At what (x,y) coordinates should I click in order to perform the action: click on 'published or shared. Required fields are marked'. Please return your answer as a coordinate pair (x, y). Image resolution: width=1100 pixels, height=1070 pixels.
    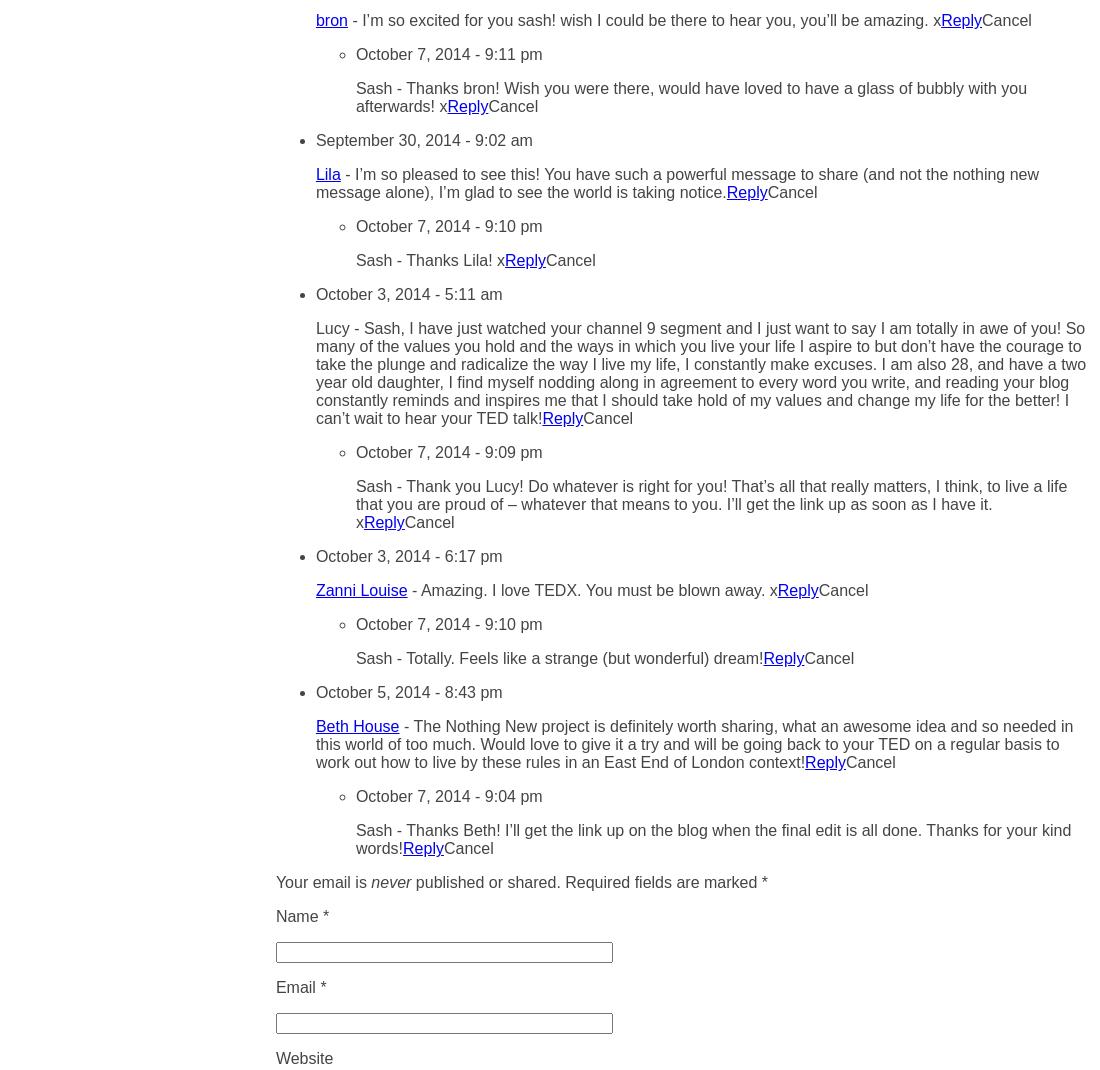
    Looking at the image, I should click on (584, 882).